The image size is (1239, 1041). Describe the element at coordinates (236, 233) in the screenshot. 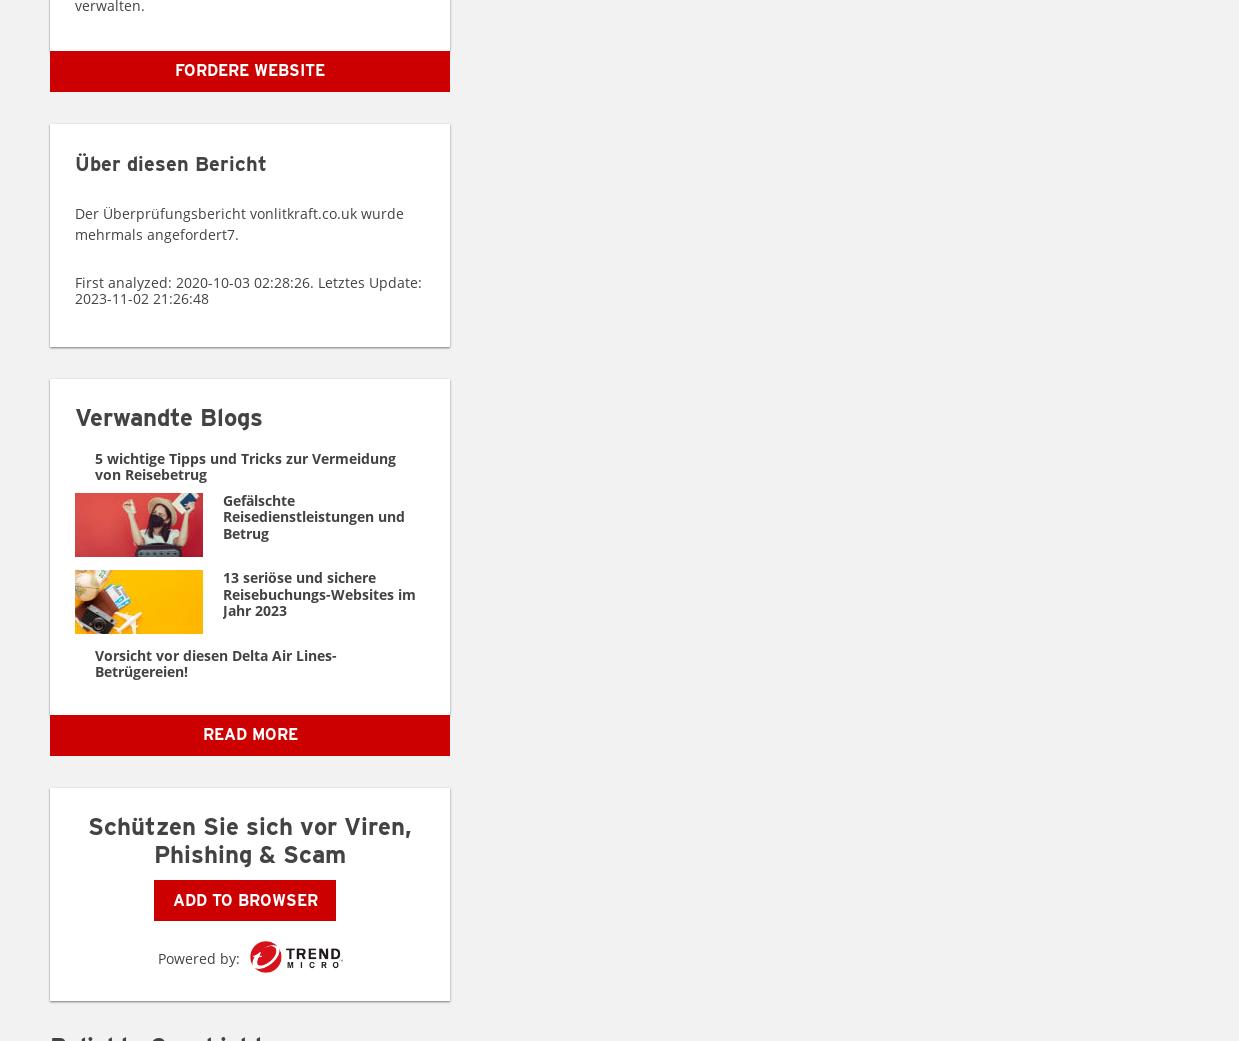

I see `'.'` at that location.